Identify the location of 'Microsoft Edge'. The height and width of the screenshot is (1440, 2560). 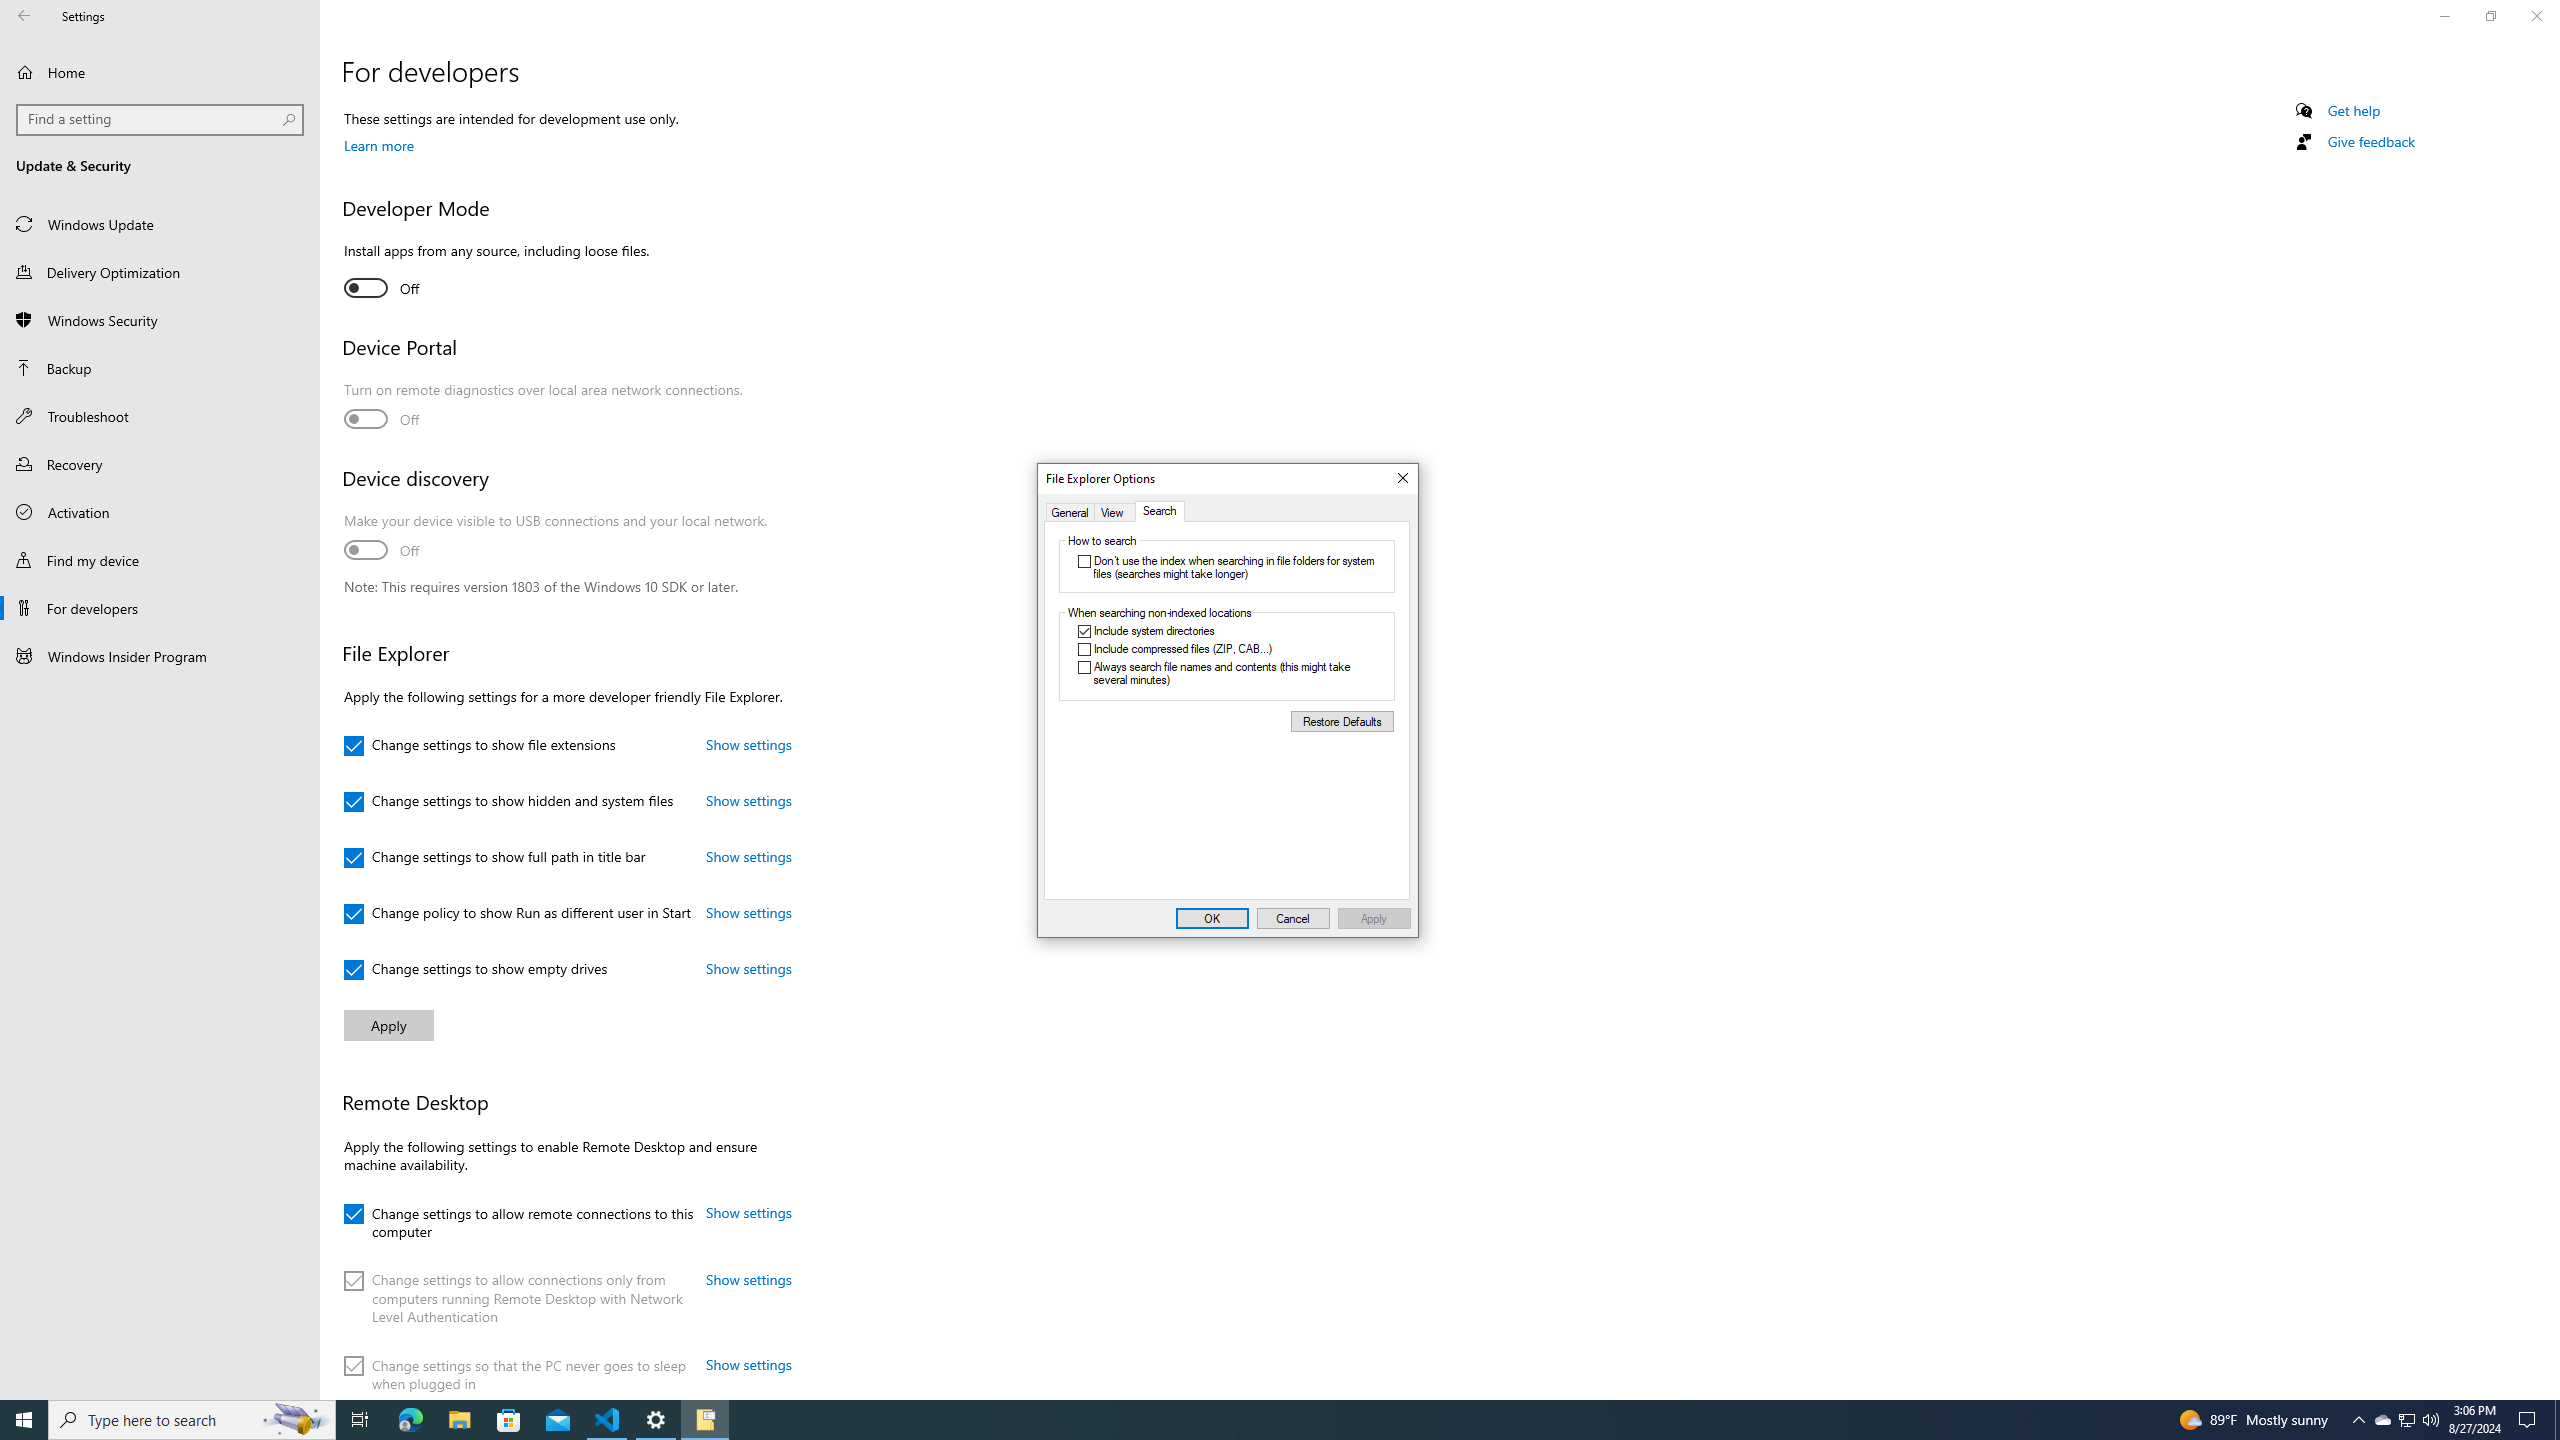
(409, 1418).